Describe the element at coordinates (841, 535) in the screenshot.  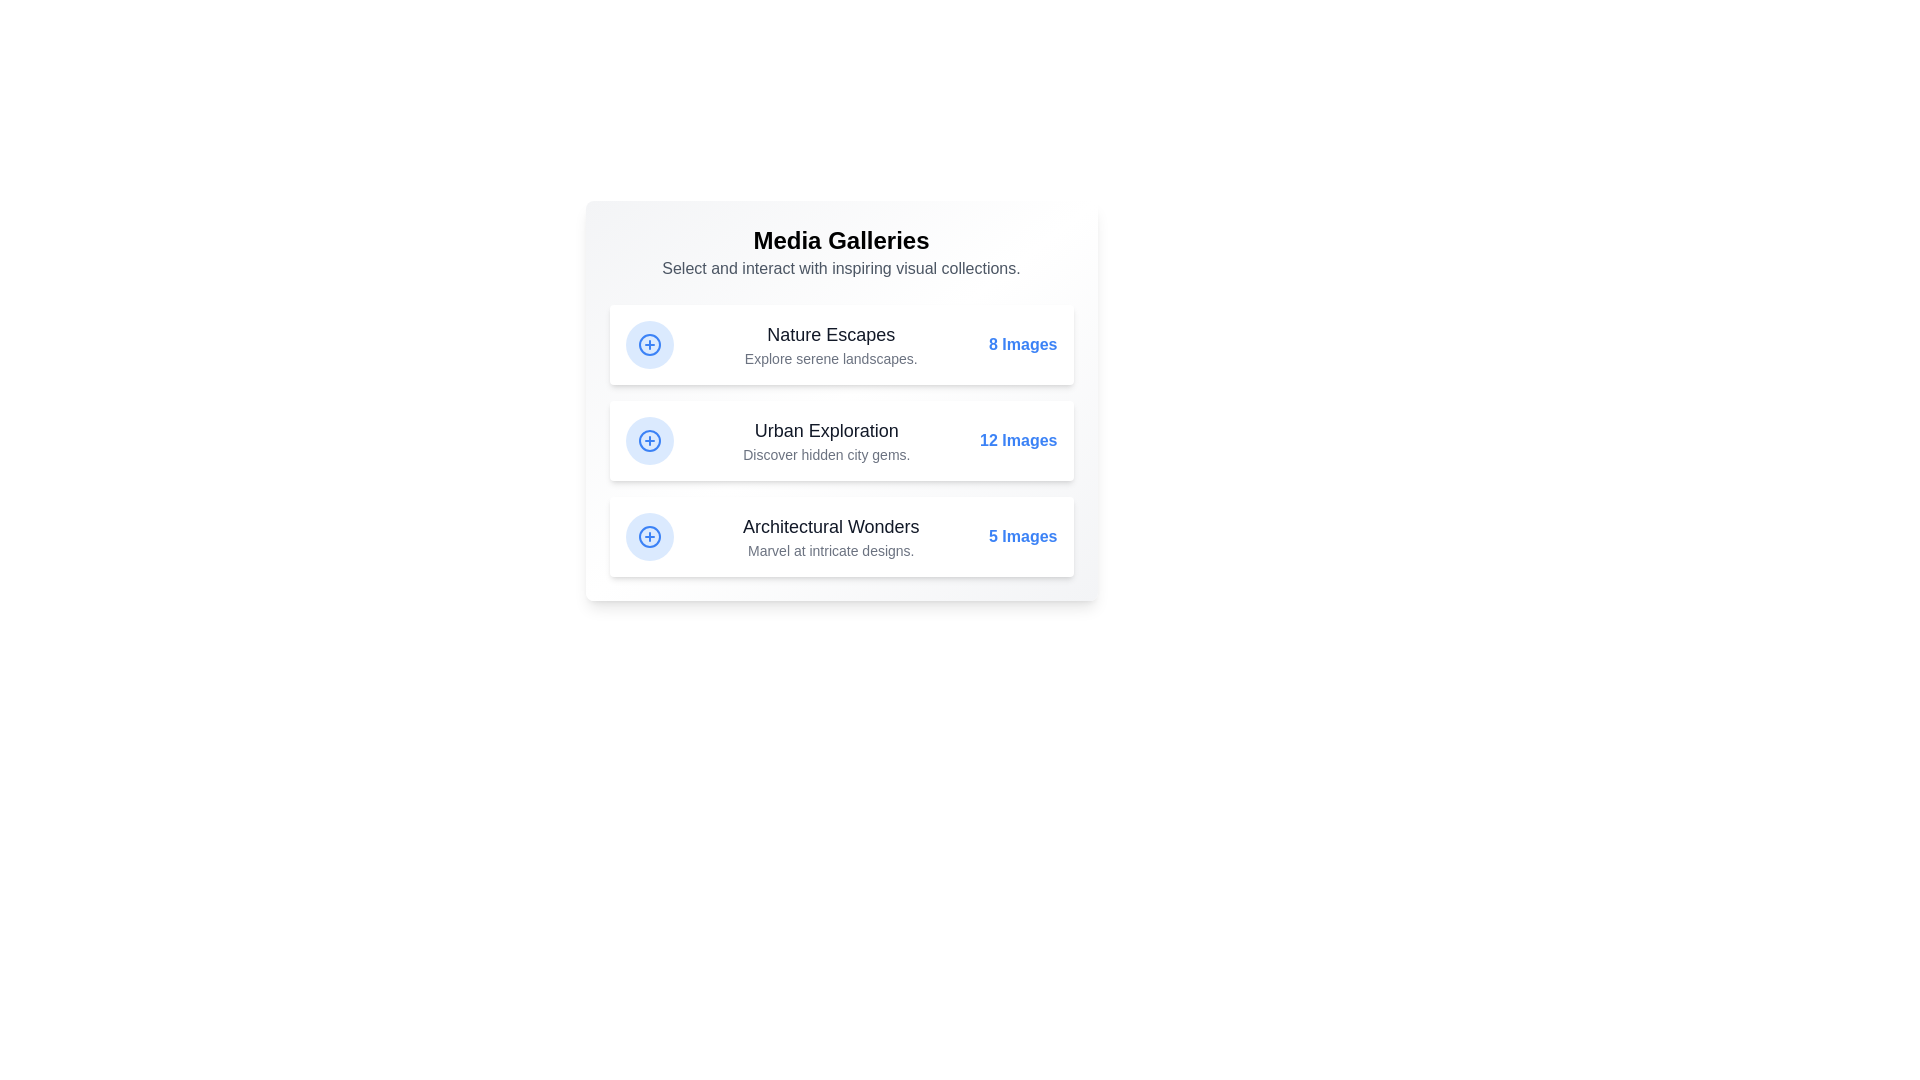
I see `the gallery Architectural Wonders` at that location.